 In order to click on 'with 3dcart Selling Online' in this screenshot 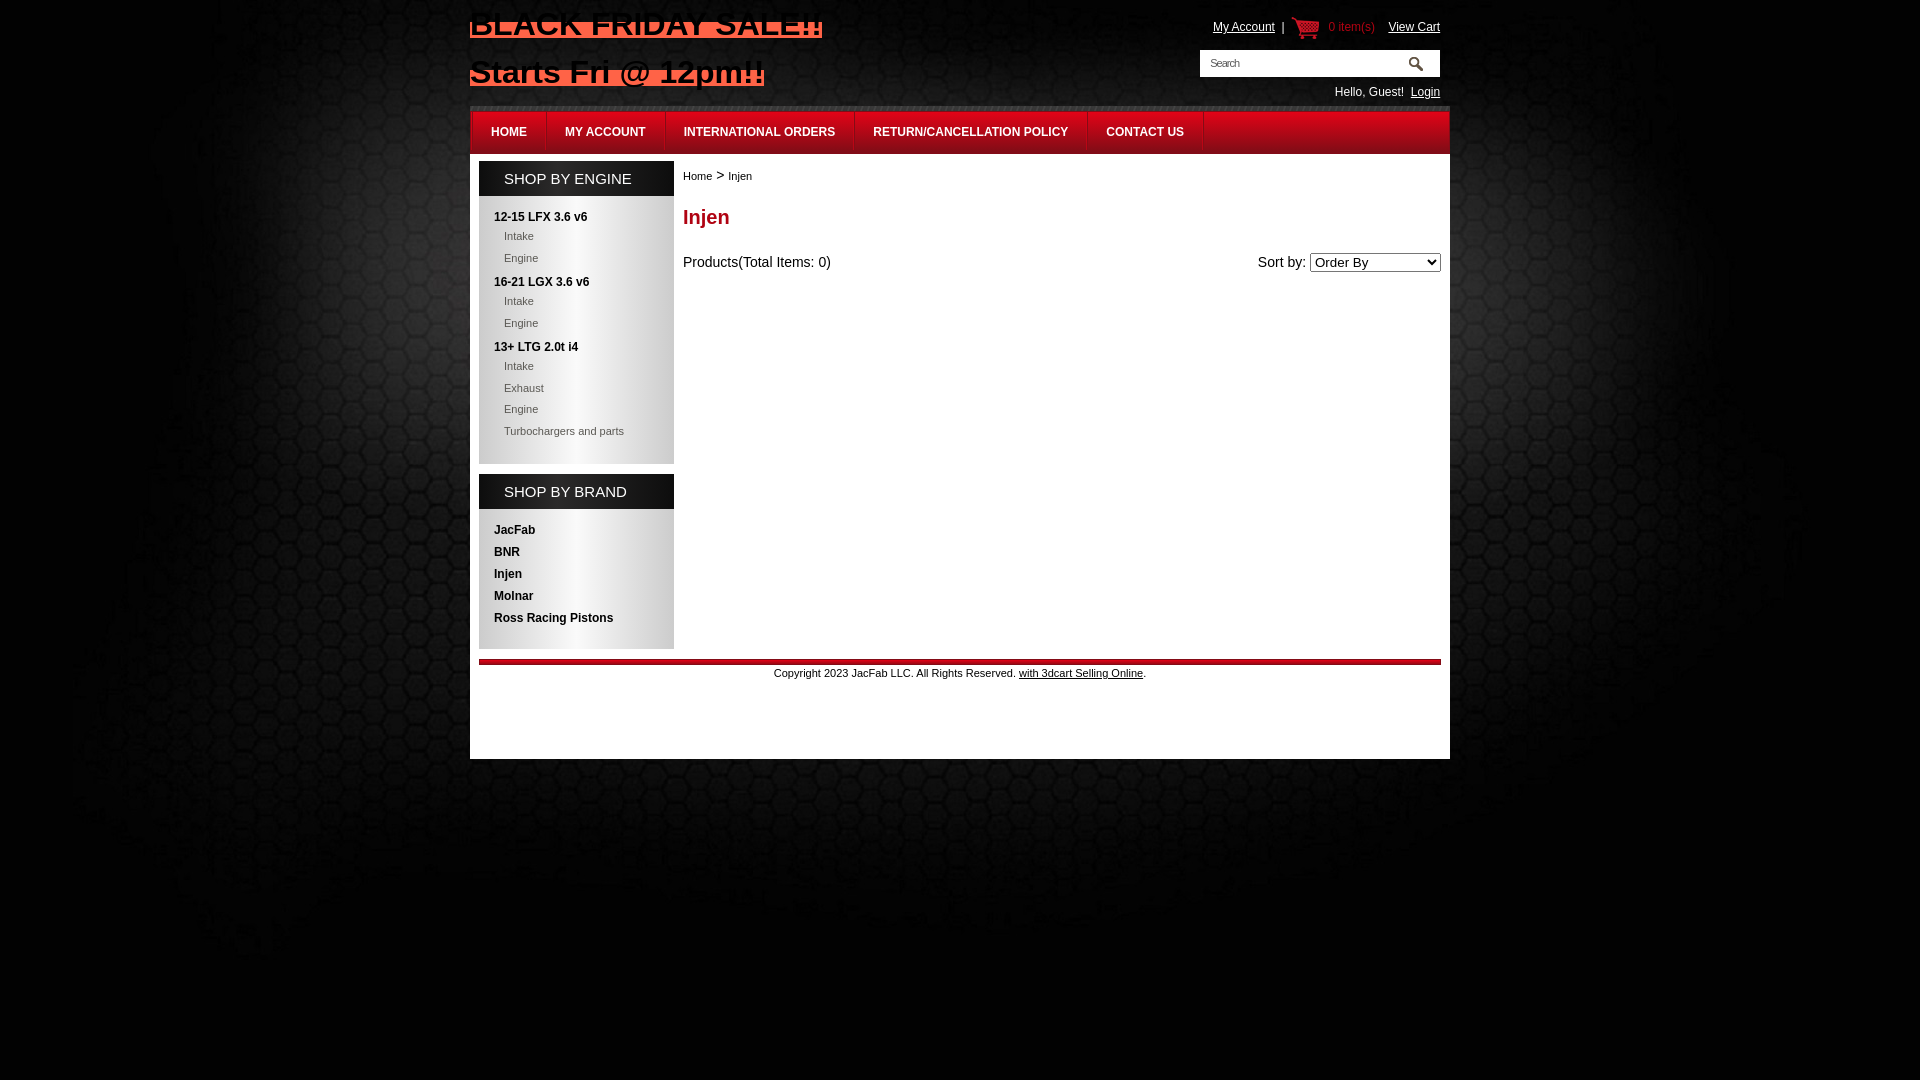, I will do `click(1018, 672)`.